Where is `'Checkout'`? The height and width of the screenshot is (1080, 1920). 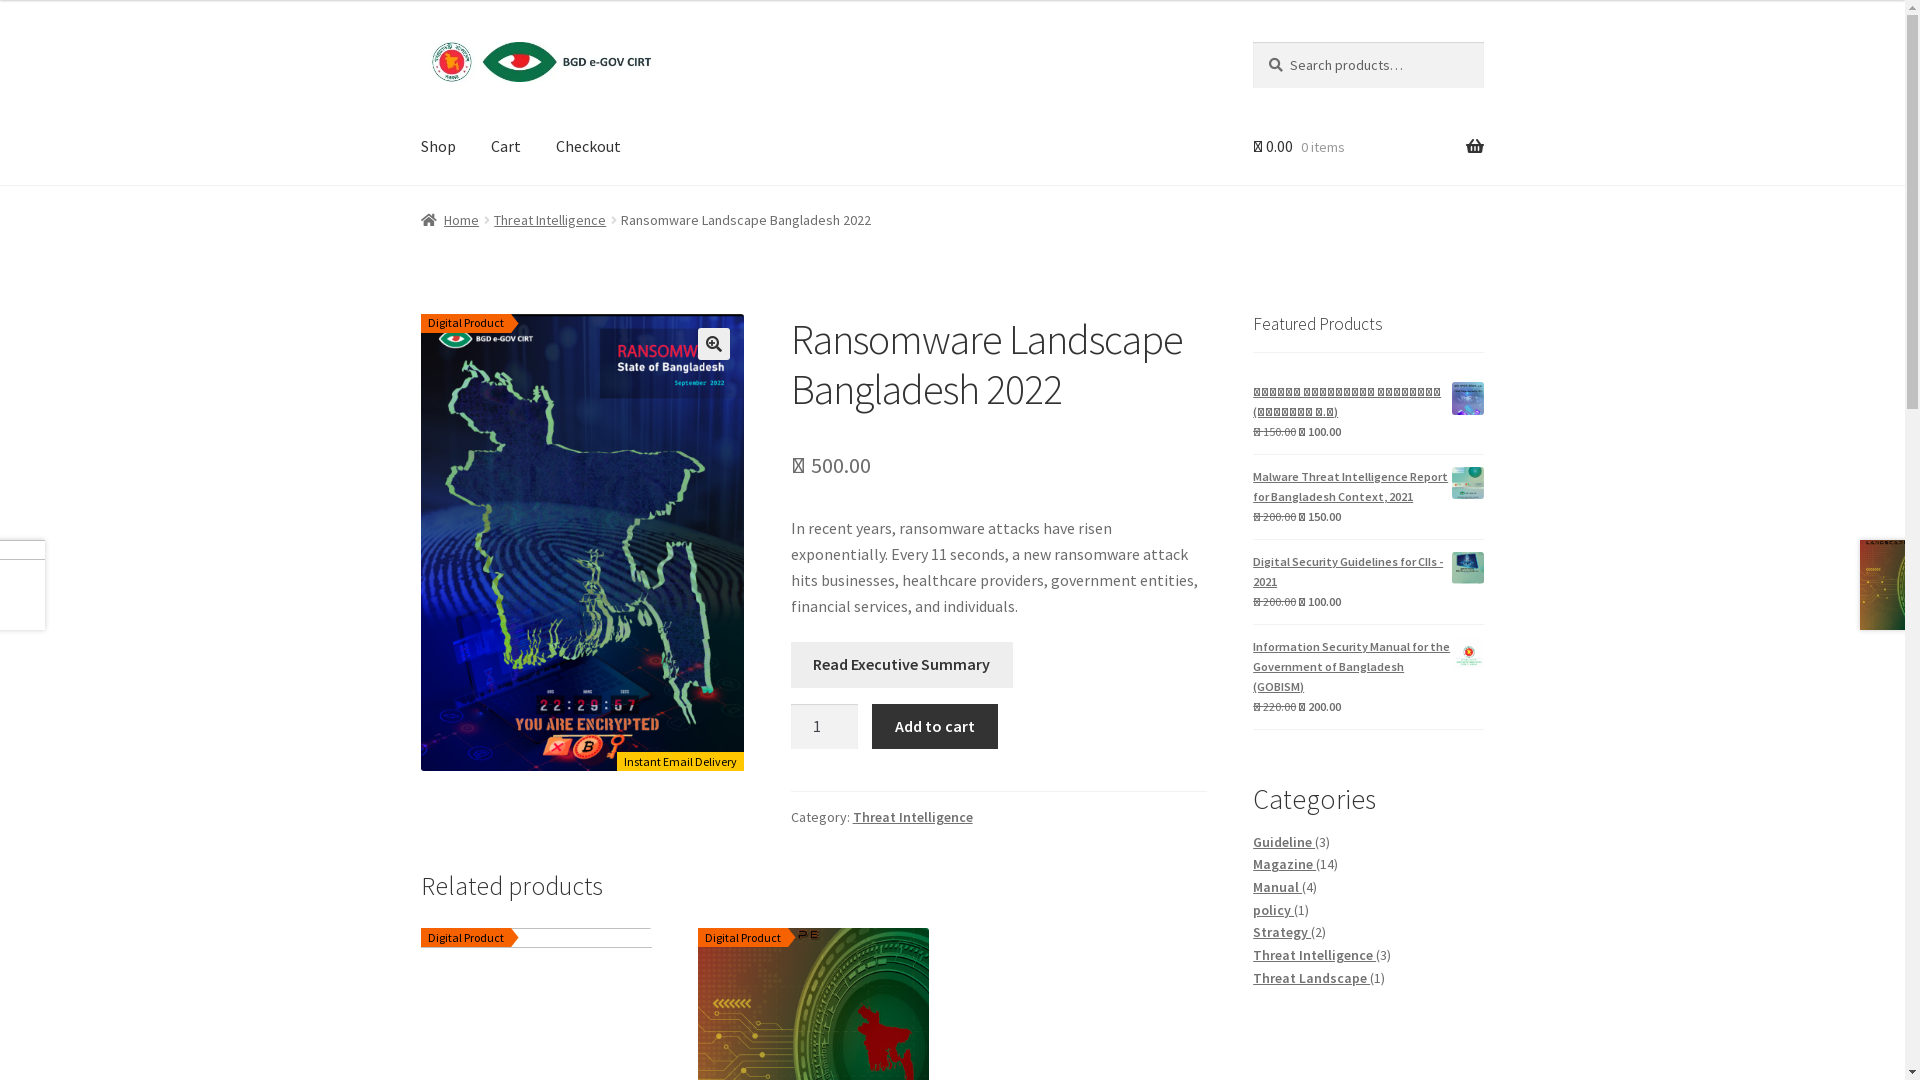
'Checkout' is located at coordinates (587, 145).